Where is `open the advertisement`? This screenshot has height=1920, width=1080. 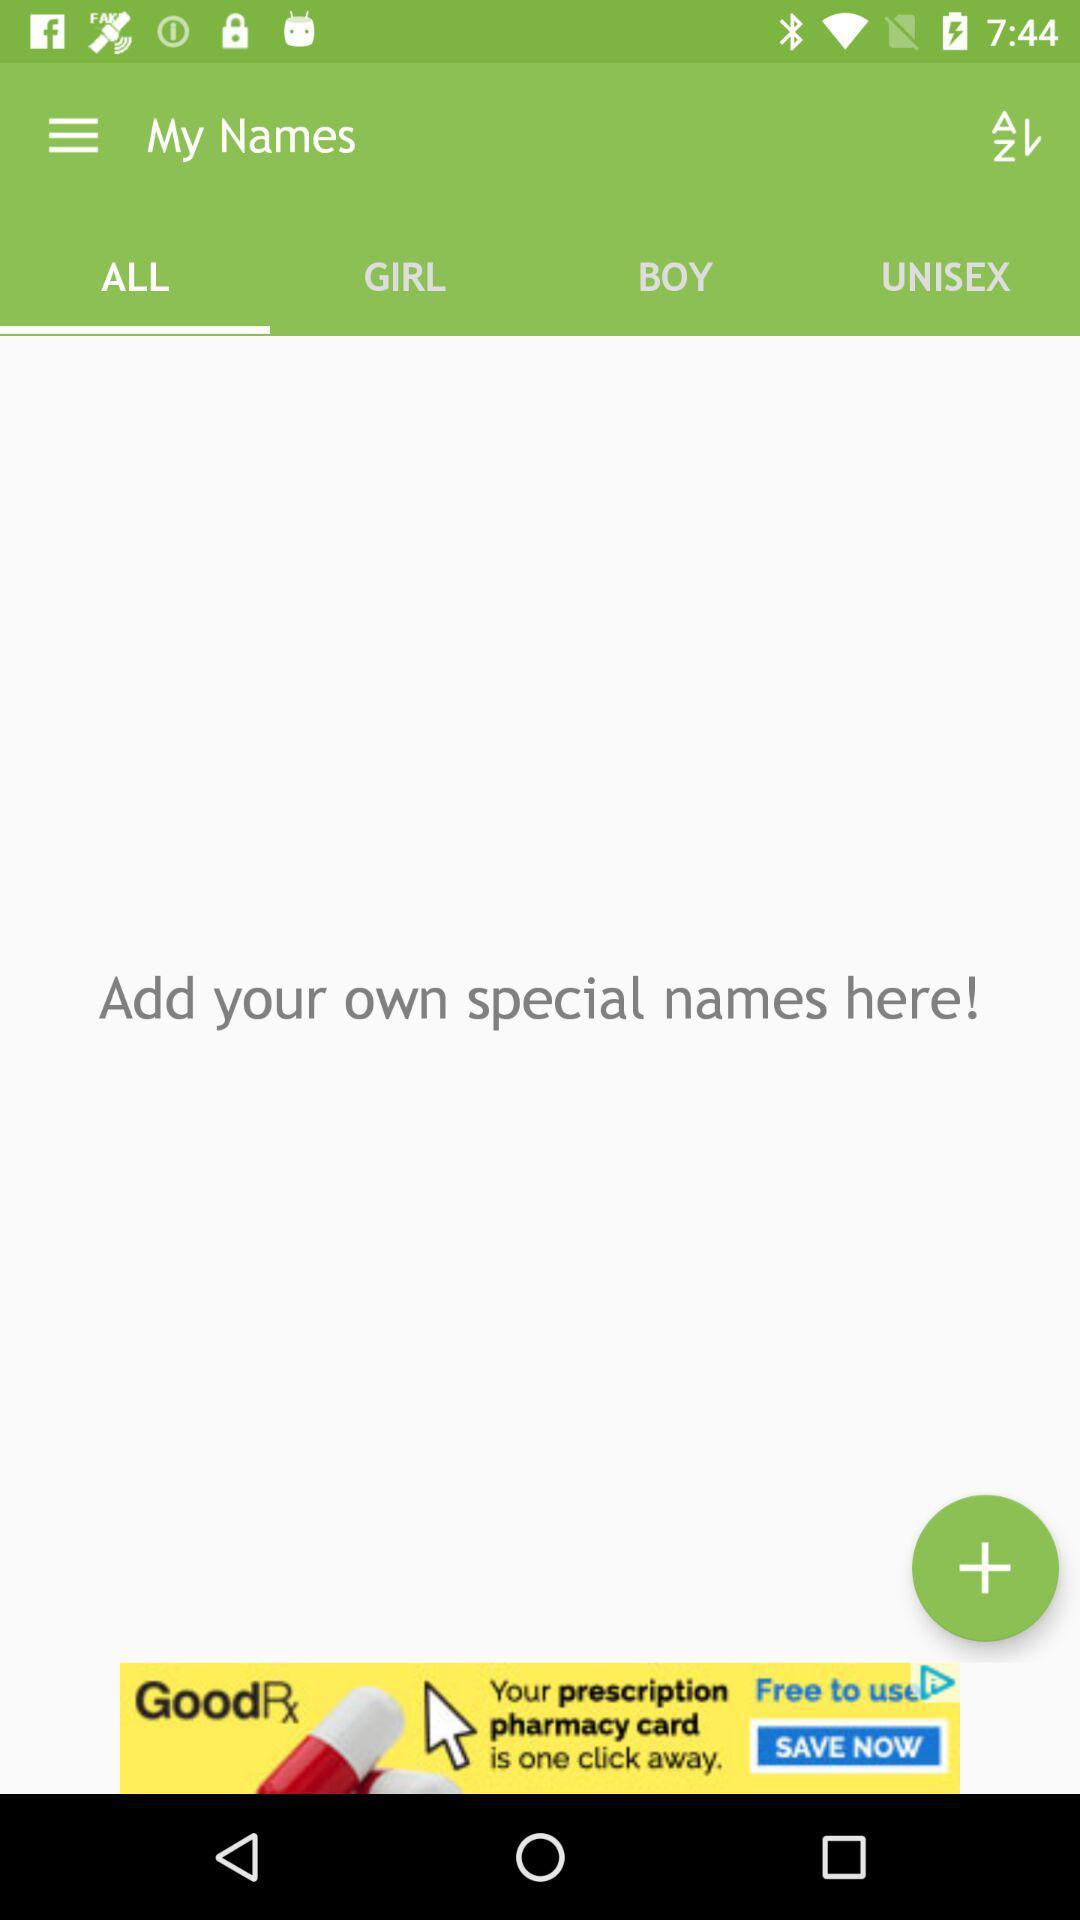 open the advertisement is located at coordinates (540, 1727).